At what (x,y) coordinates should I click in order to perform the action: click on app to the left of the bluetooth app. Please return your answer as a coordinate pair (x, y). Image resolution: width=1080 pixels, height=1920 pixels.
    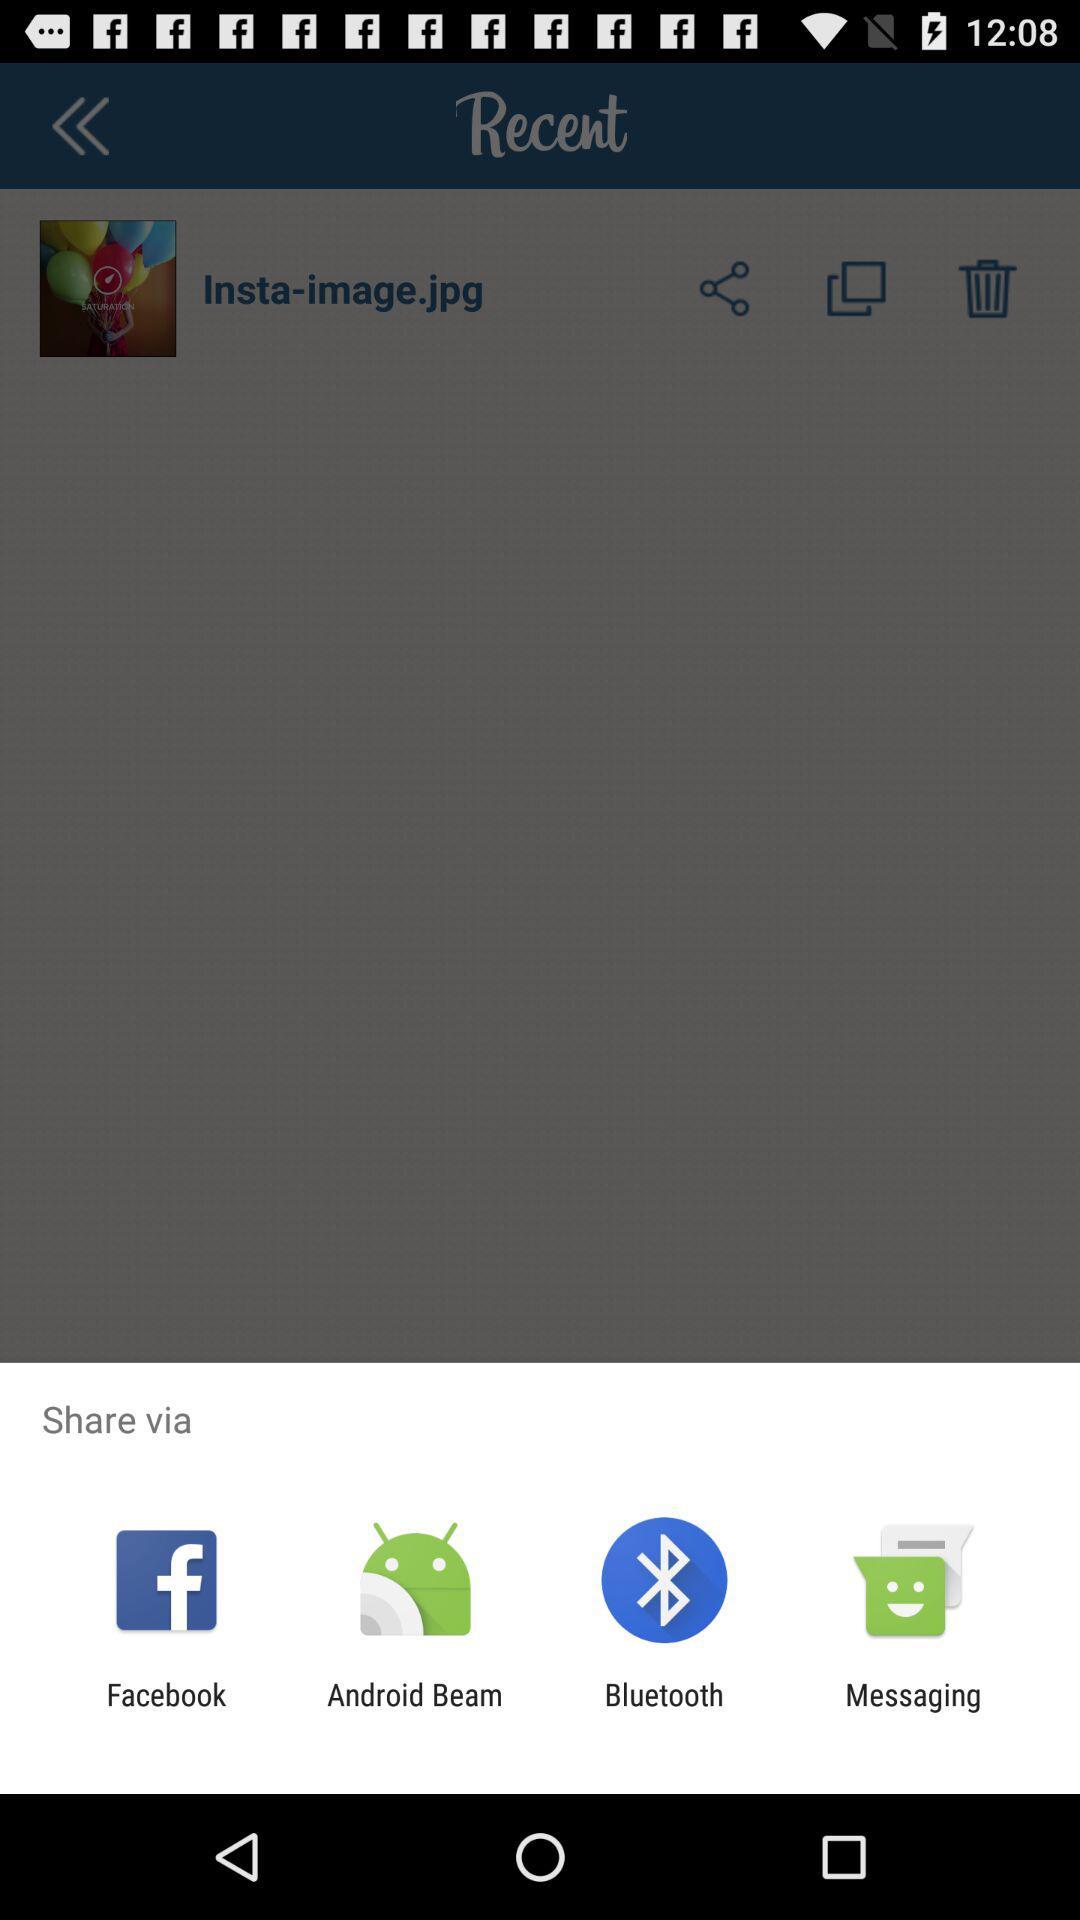
    Looking at the image, I should click on (414, 1711).